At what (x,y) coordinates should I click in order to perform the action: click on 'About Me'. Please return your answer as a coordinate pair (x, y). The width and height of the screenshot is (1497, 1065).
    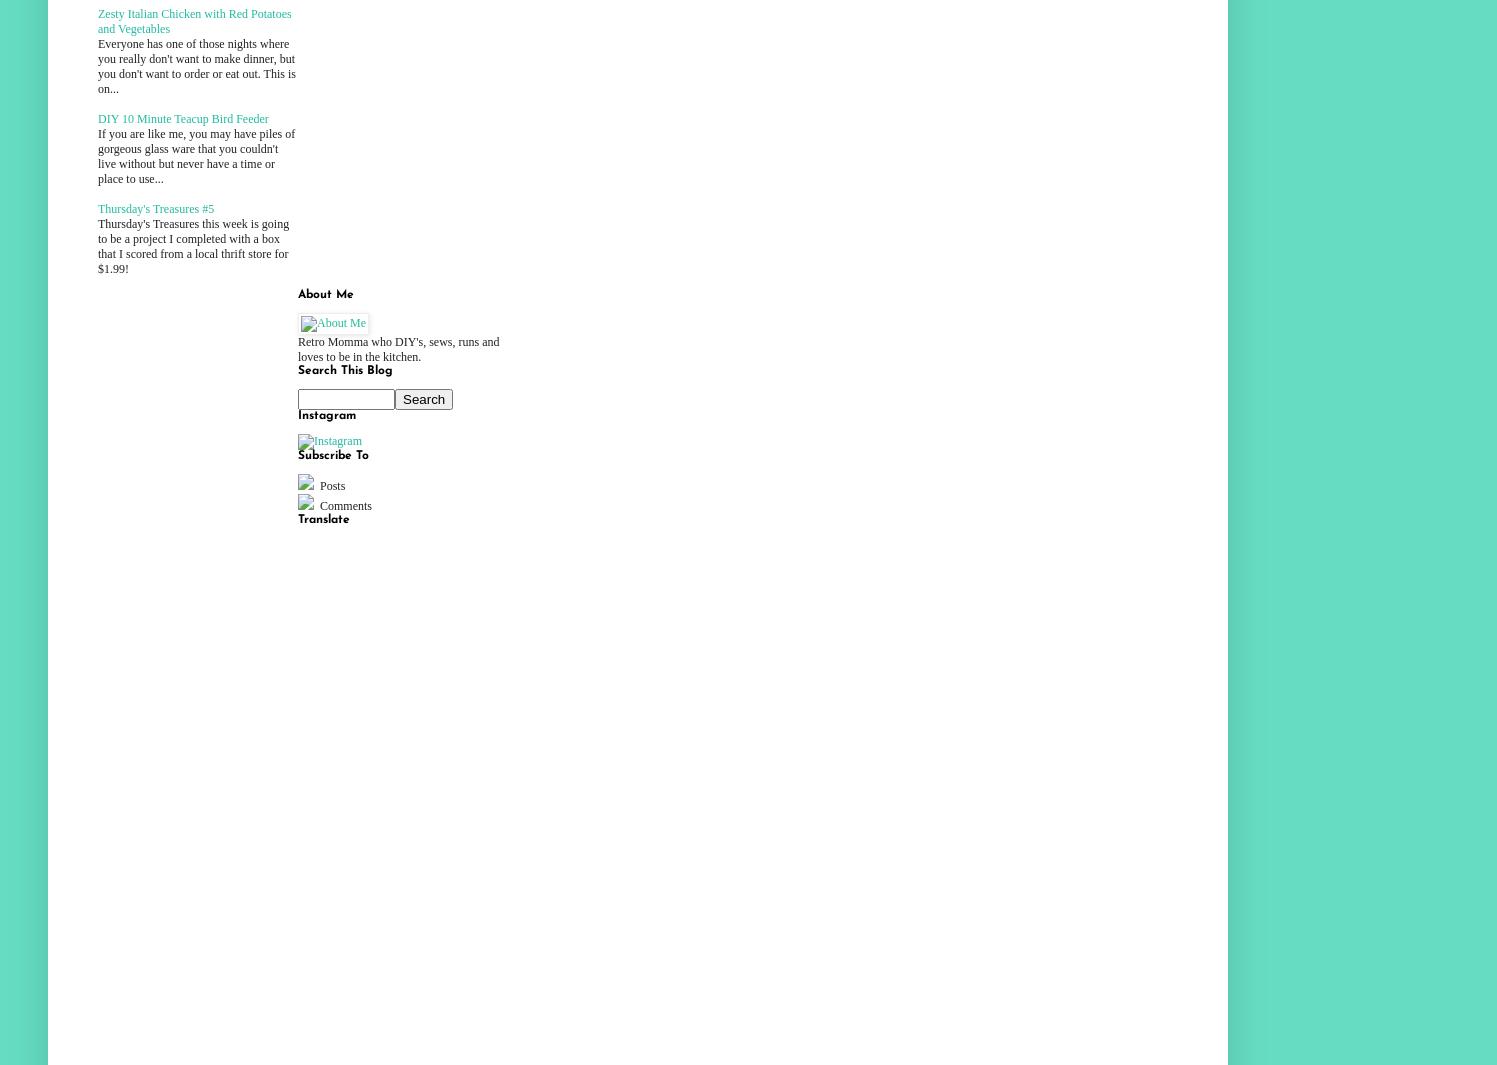
    Looking at the image, I should click on (326, 294).